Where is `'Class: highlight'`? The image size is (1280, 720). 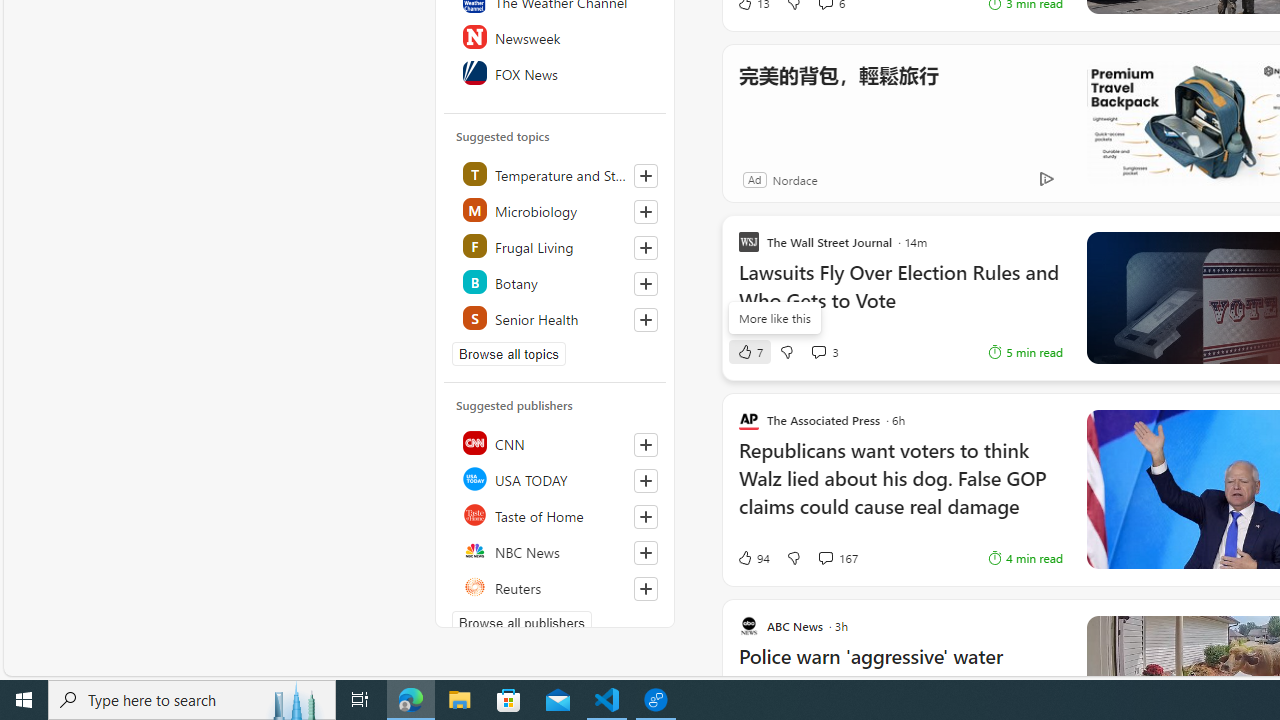
'Class: highlight' is located at coordinates (556, 316).